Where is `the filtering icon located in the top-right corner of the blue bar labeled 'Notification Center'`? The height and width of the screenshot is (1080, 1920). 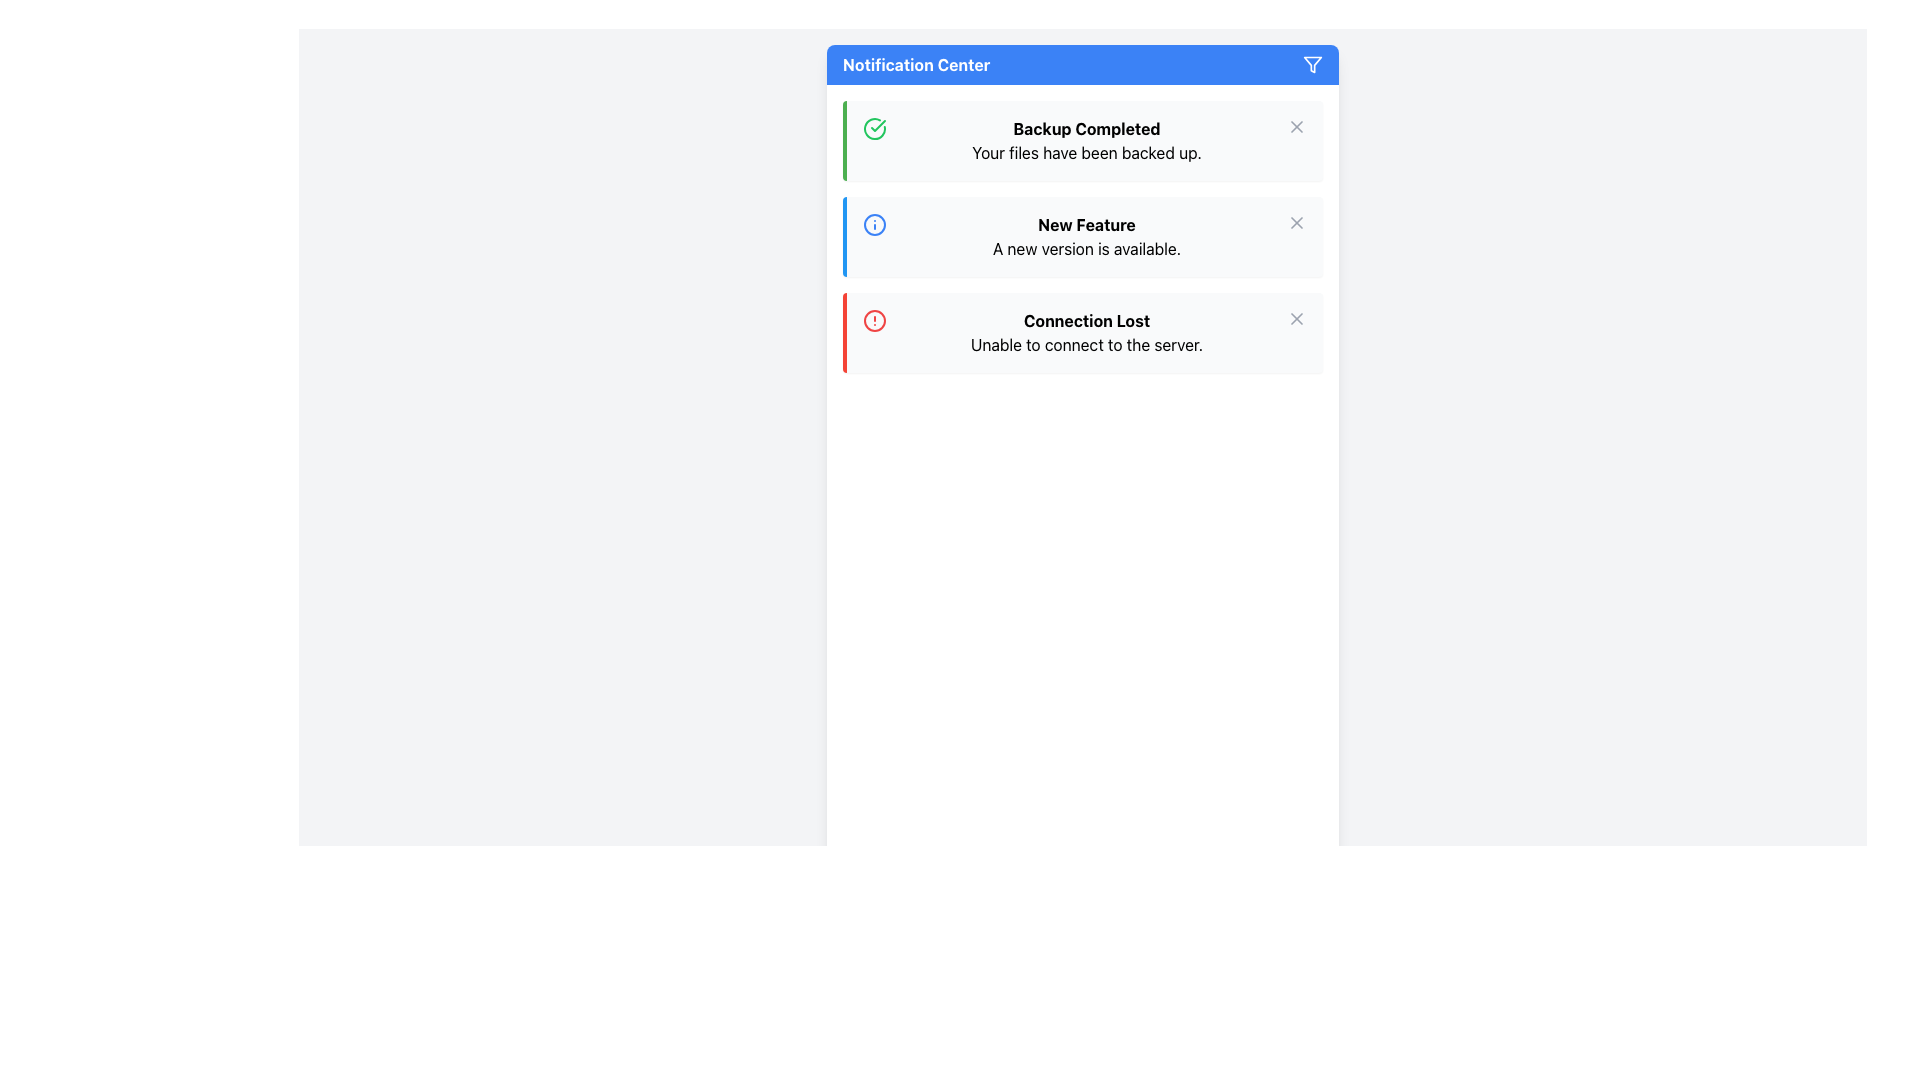
the filtering icon located in the top-right corner of the blue bar labeled 'Notification Center' is located at coordinates (1313, 64).